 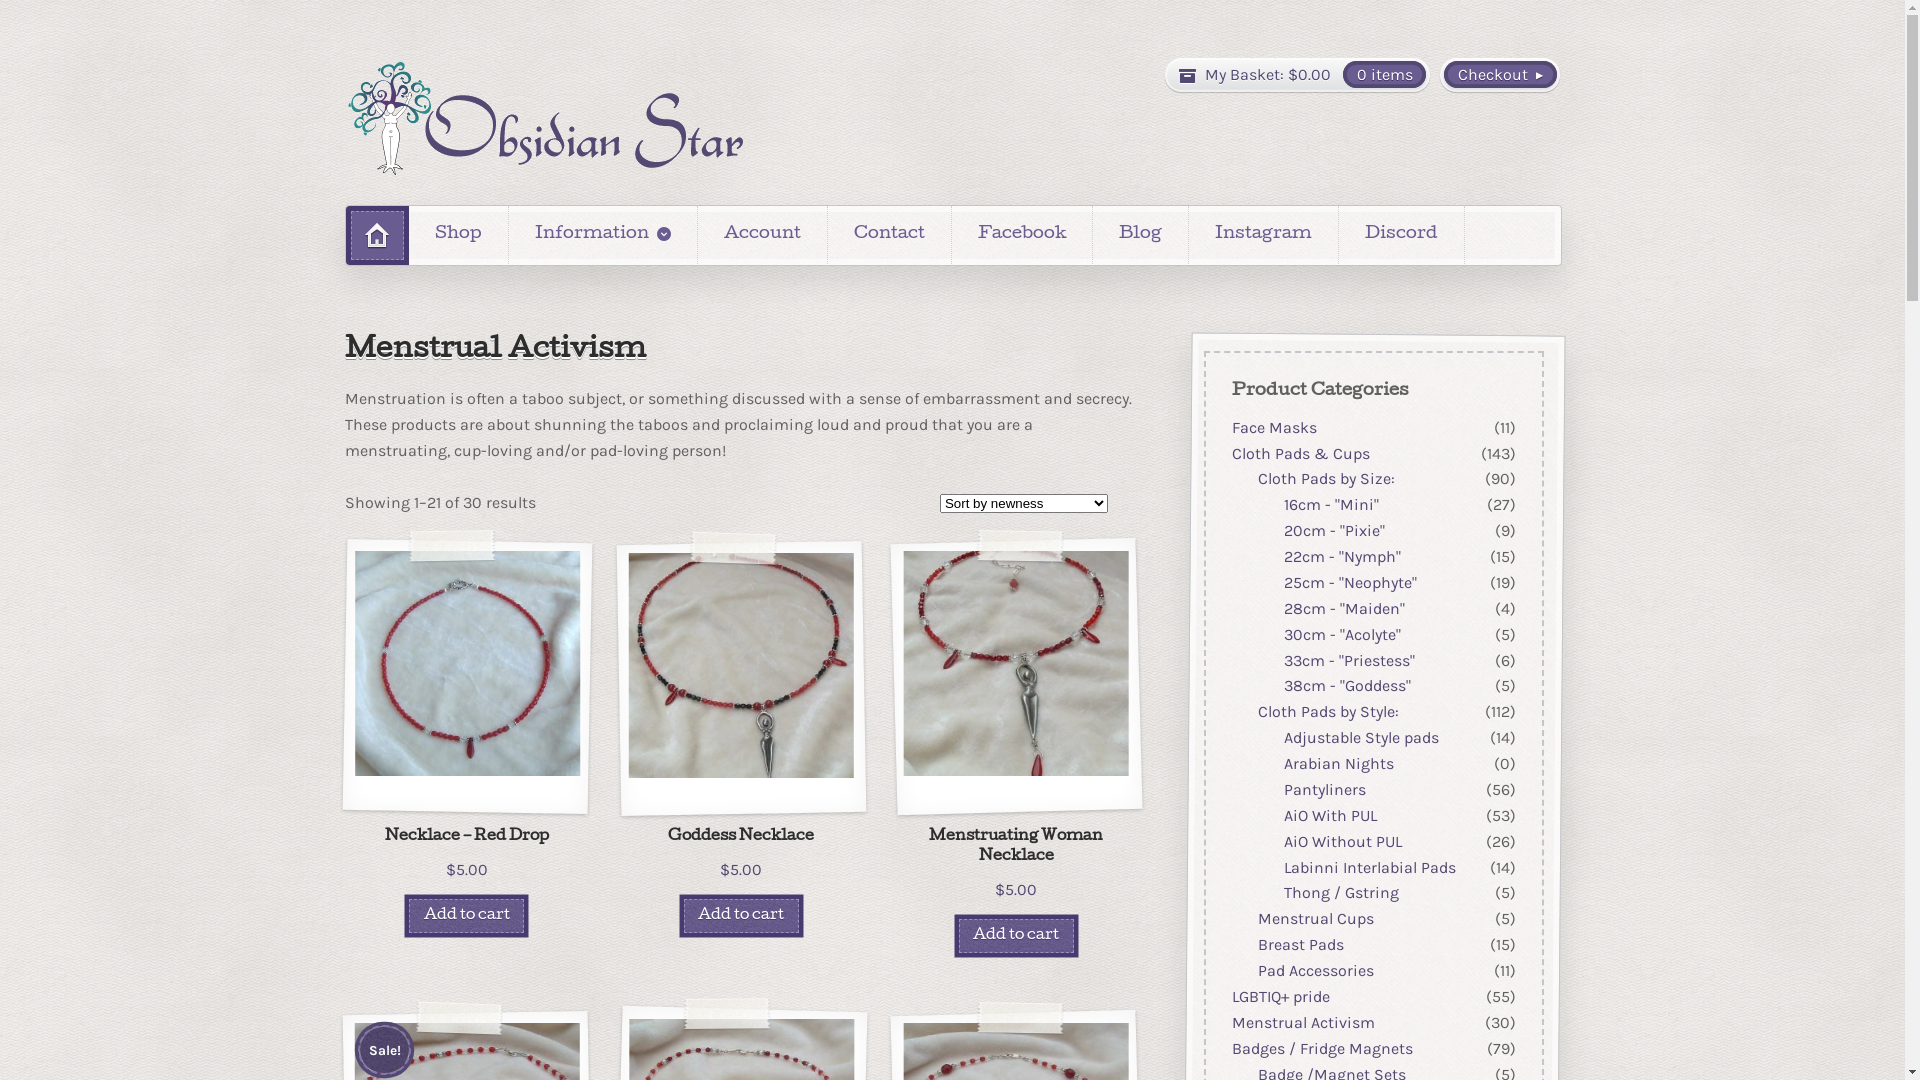 I want to click on 'Account', so click(x=761, y=234).